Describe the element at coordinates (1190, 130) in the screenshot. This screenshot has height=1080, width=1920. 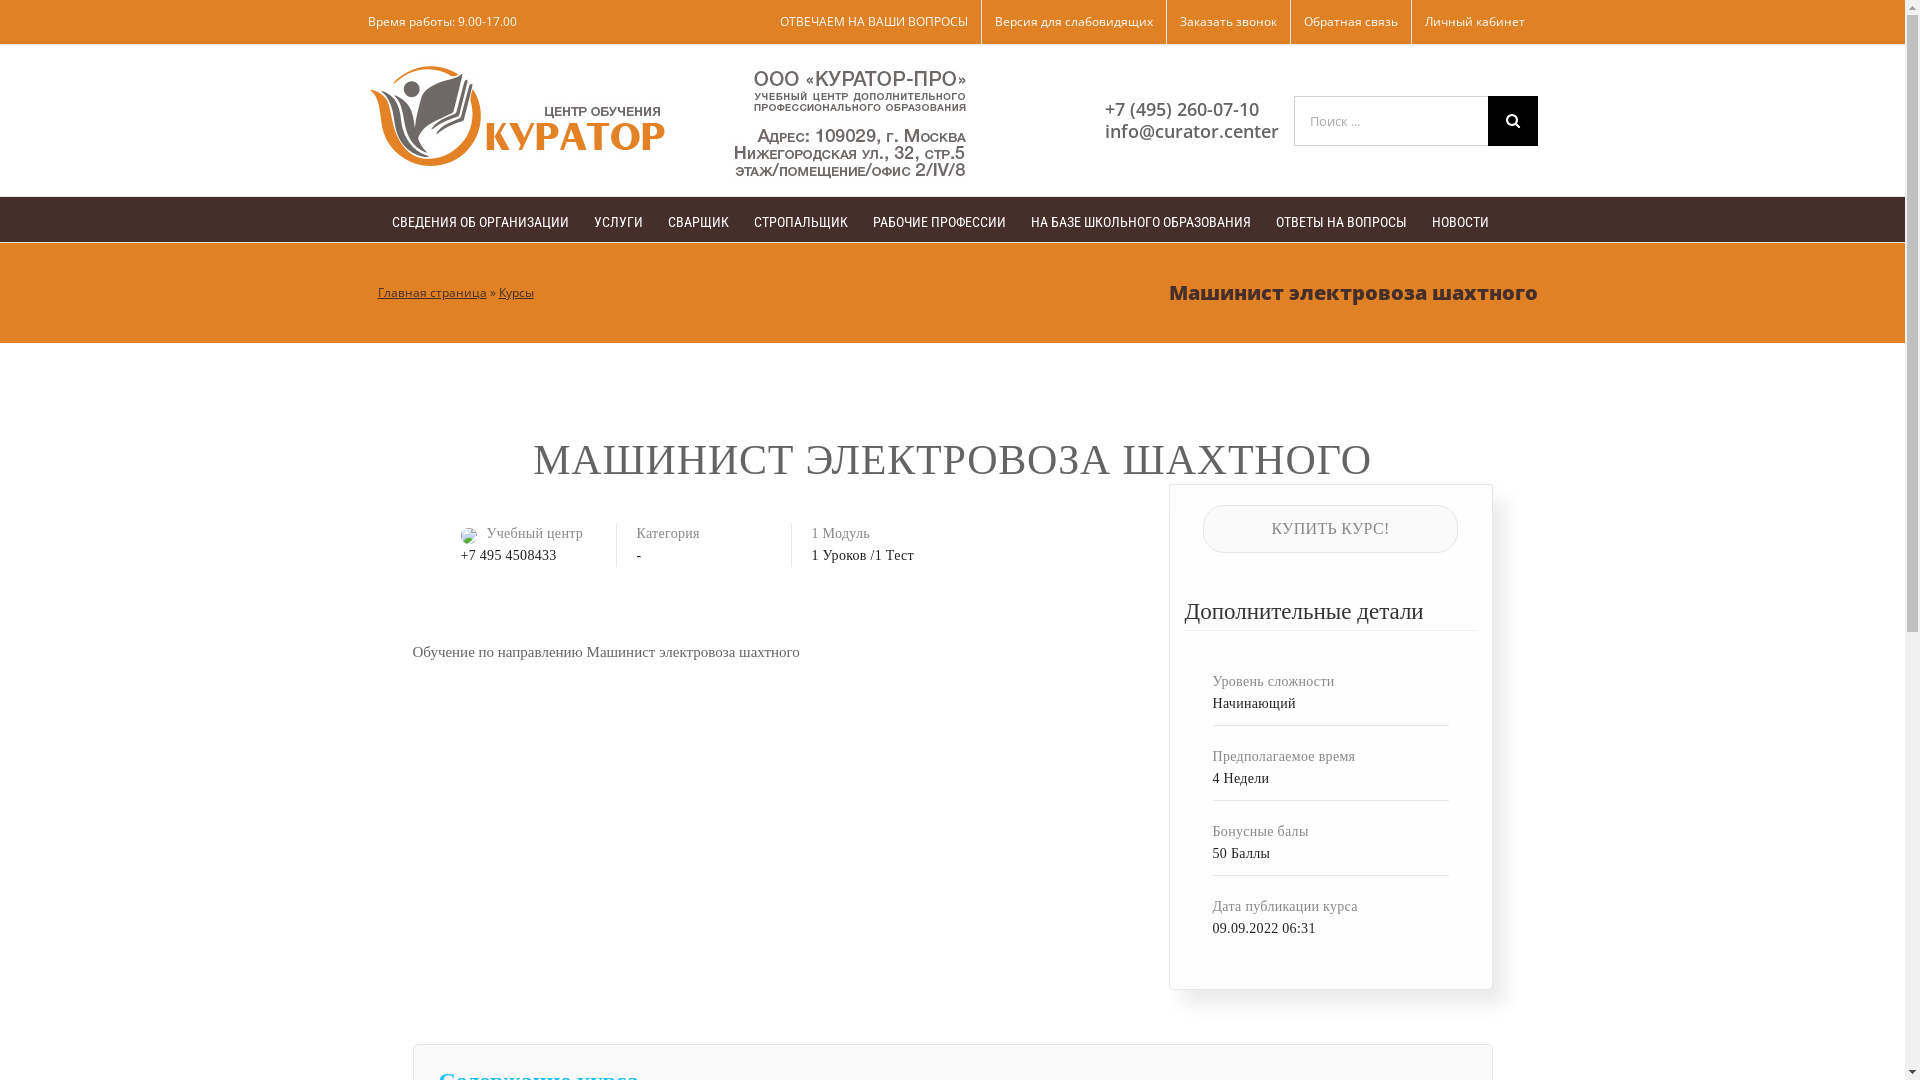
I see `'info@curator.center'` at that location.